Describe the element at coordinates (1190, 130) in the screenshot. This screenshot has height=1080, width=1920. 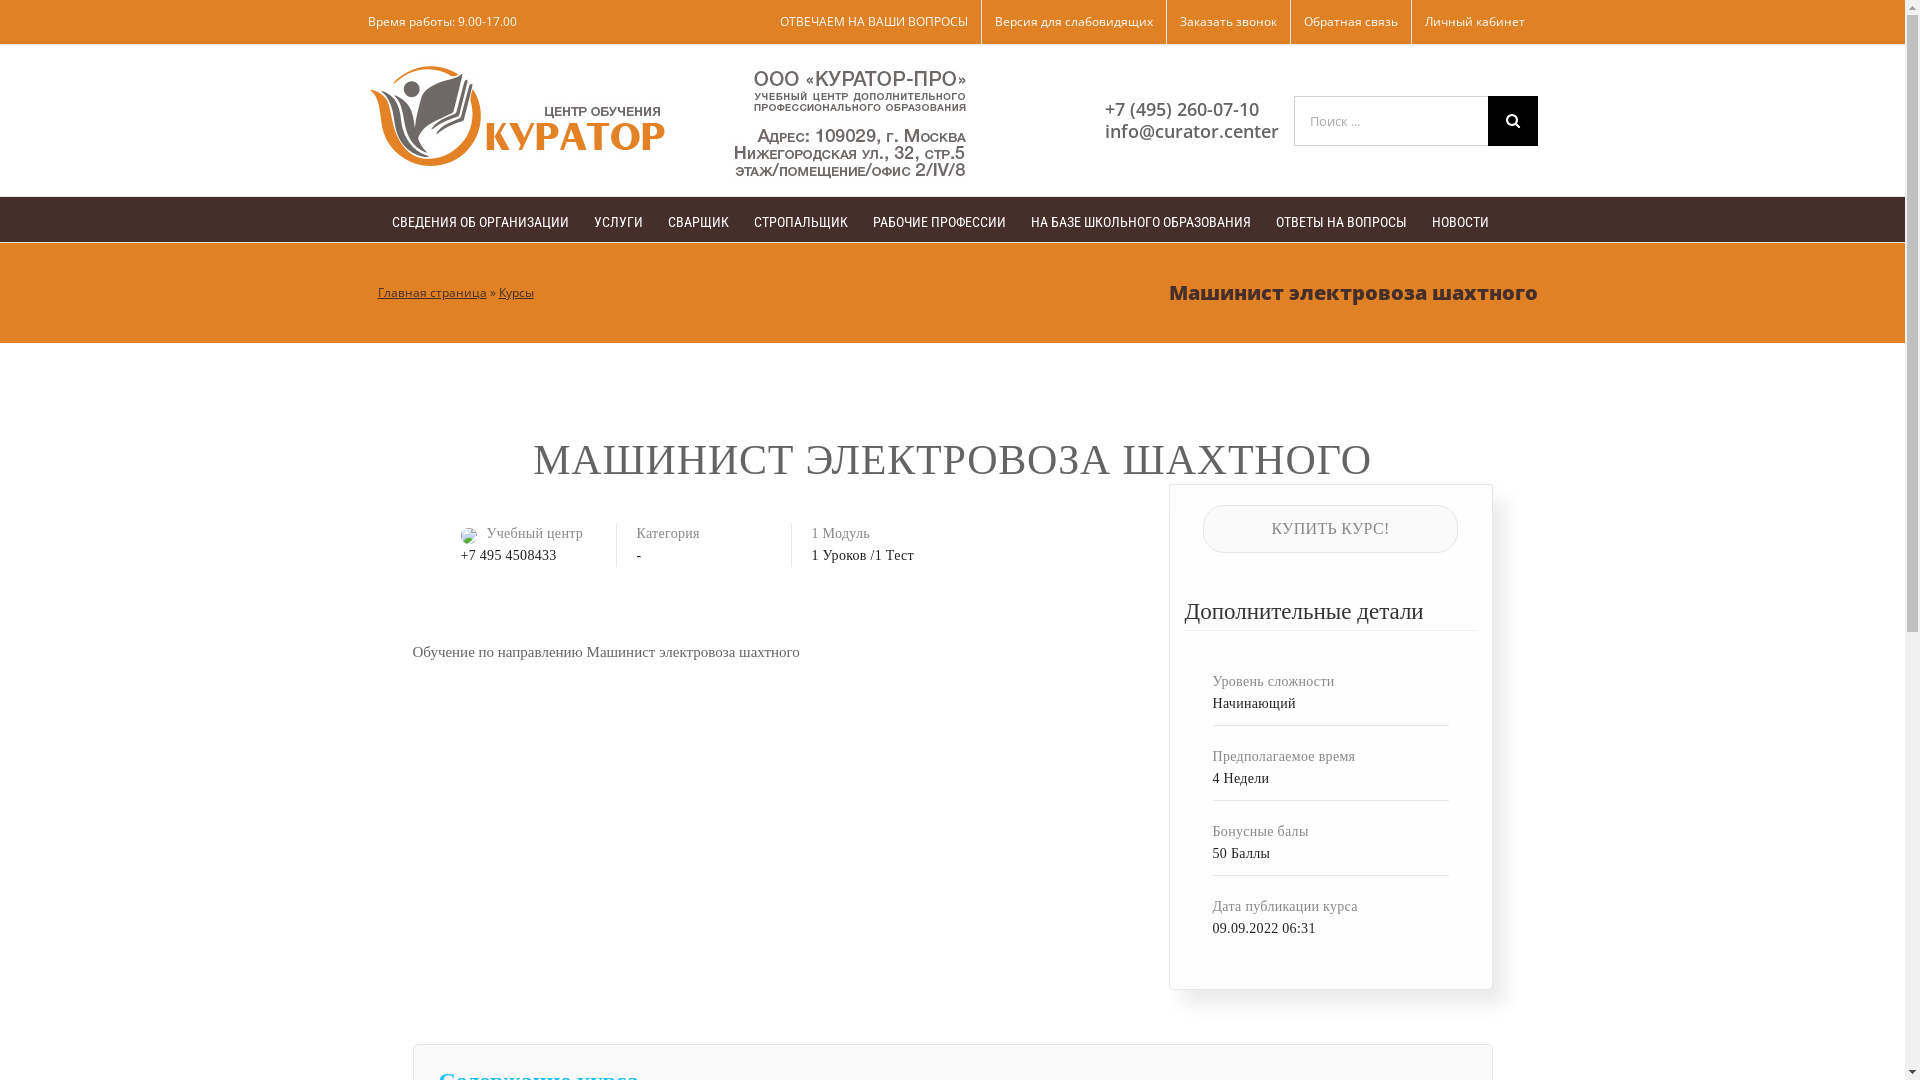
I see `'info@curator.center'` at that location.